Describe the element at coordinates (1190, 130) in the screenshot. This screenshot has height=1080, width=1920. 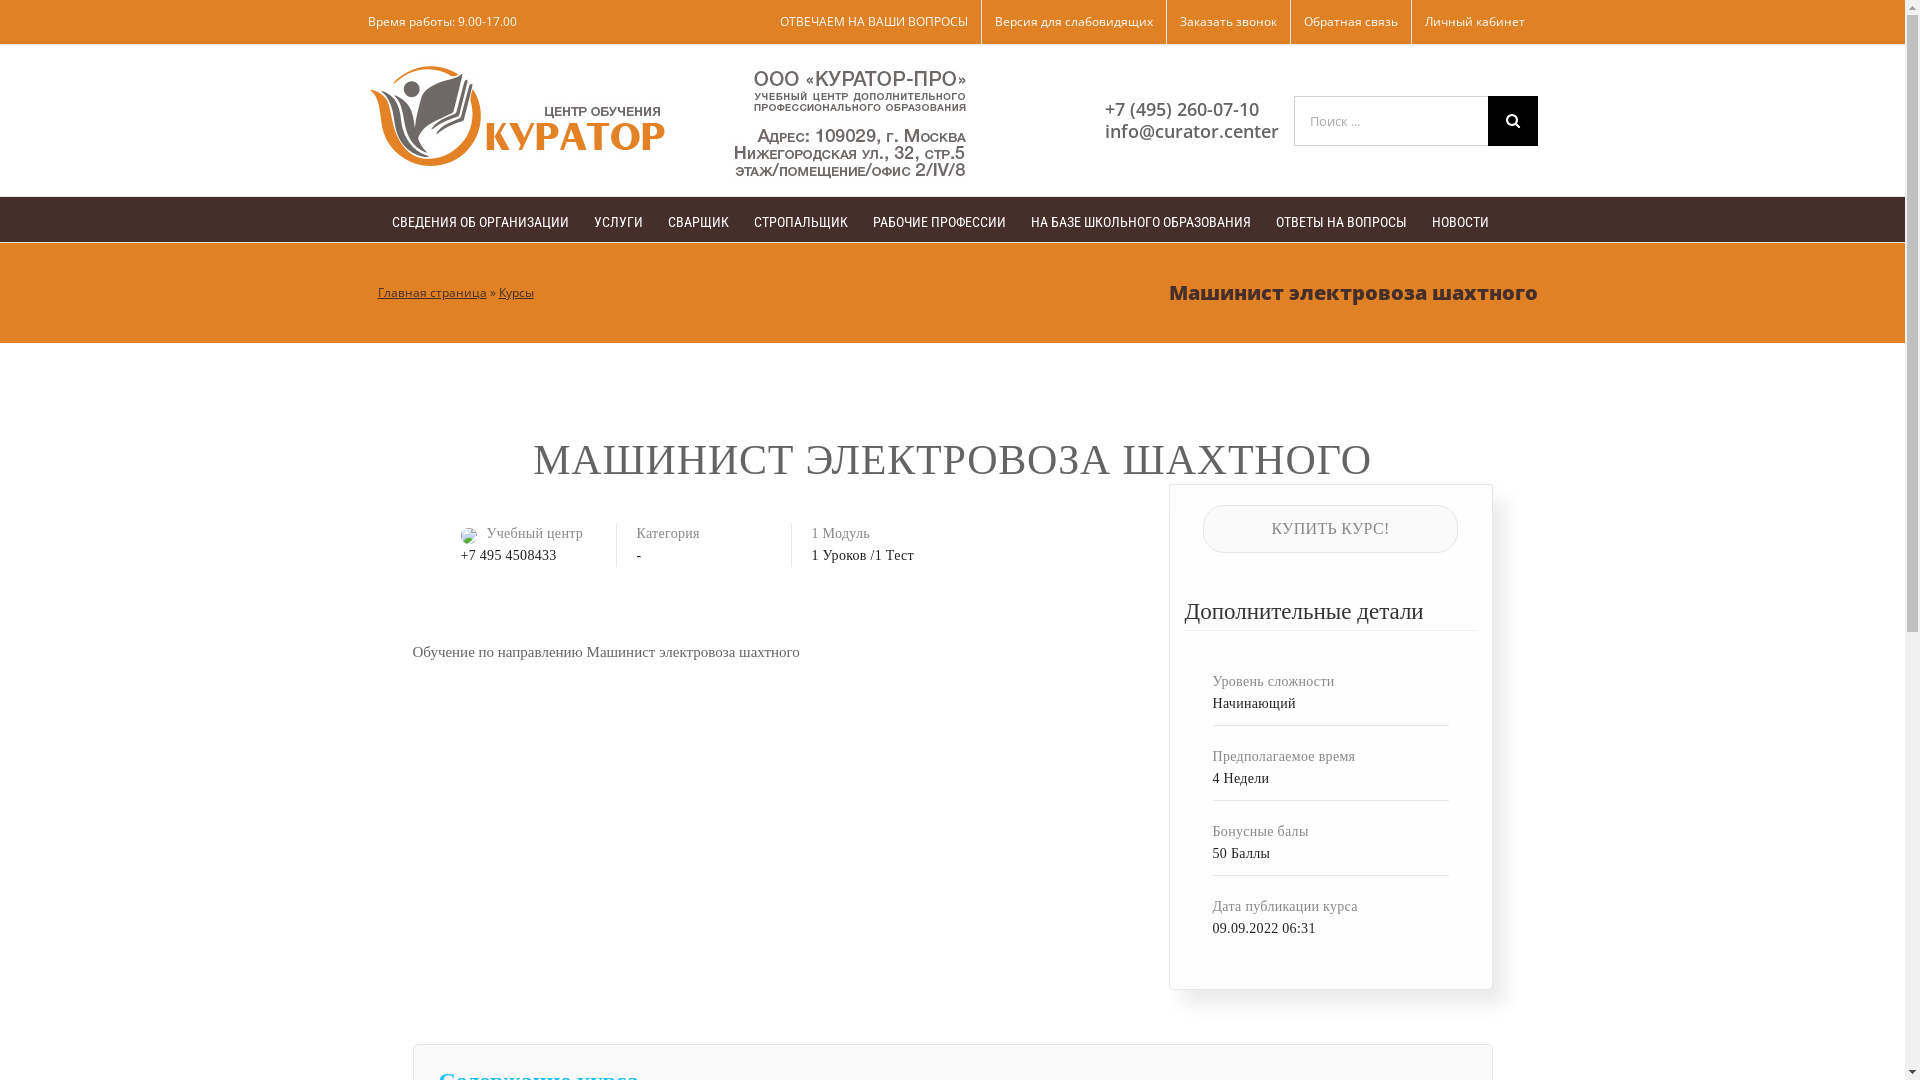
I see `'info@curator.center'` at that location.